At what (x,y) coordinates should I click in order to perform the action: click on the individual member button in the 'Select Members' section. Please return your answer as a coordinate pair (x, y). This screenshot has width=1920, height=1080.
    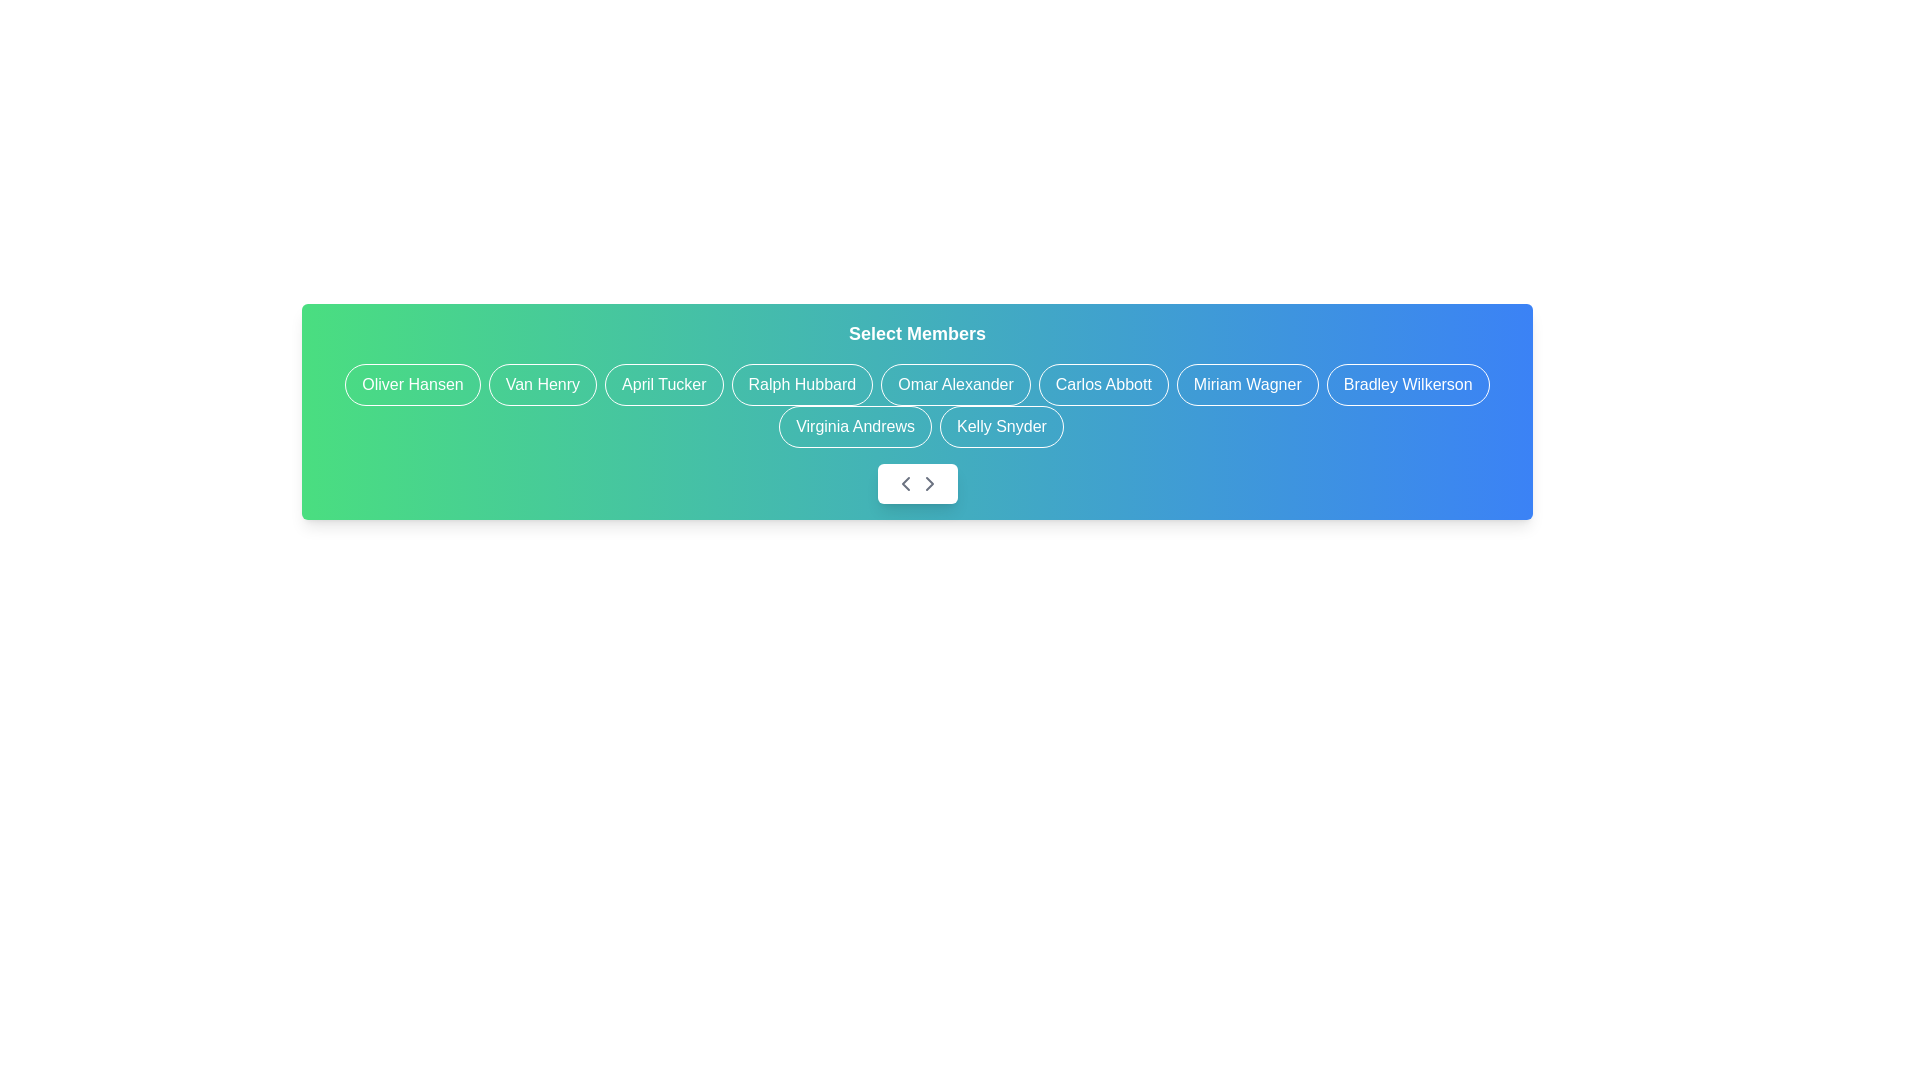
    Looking at the image, I should click on (916, 405).